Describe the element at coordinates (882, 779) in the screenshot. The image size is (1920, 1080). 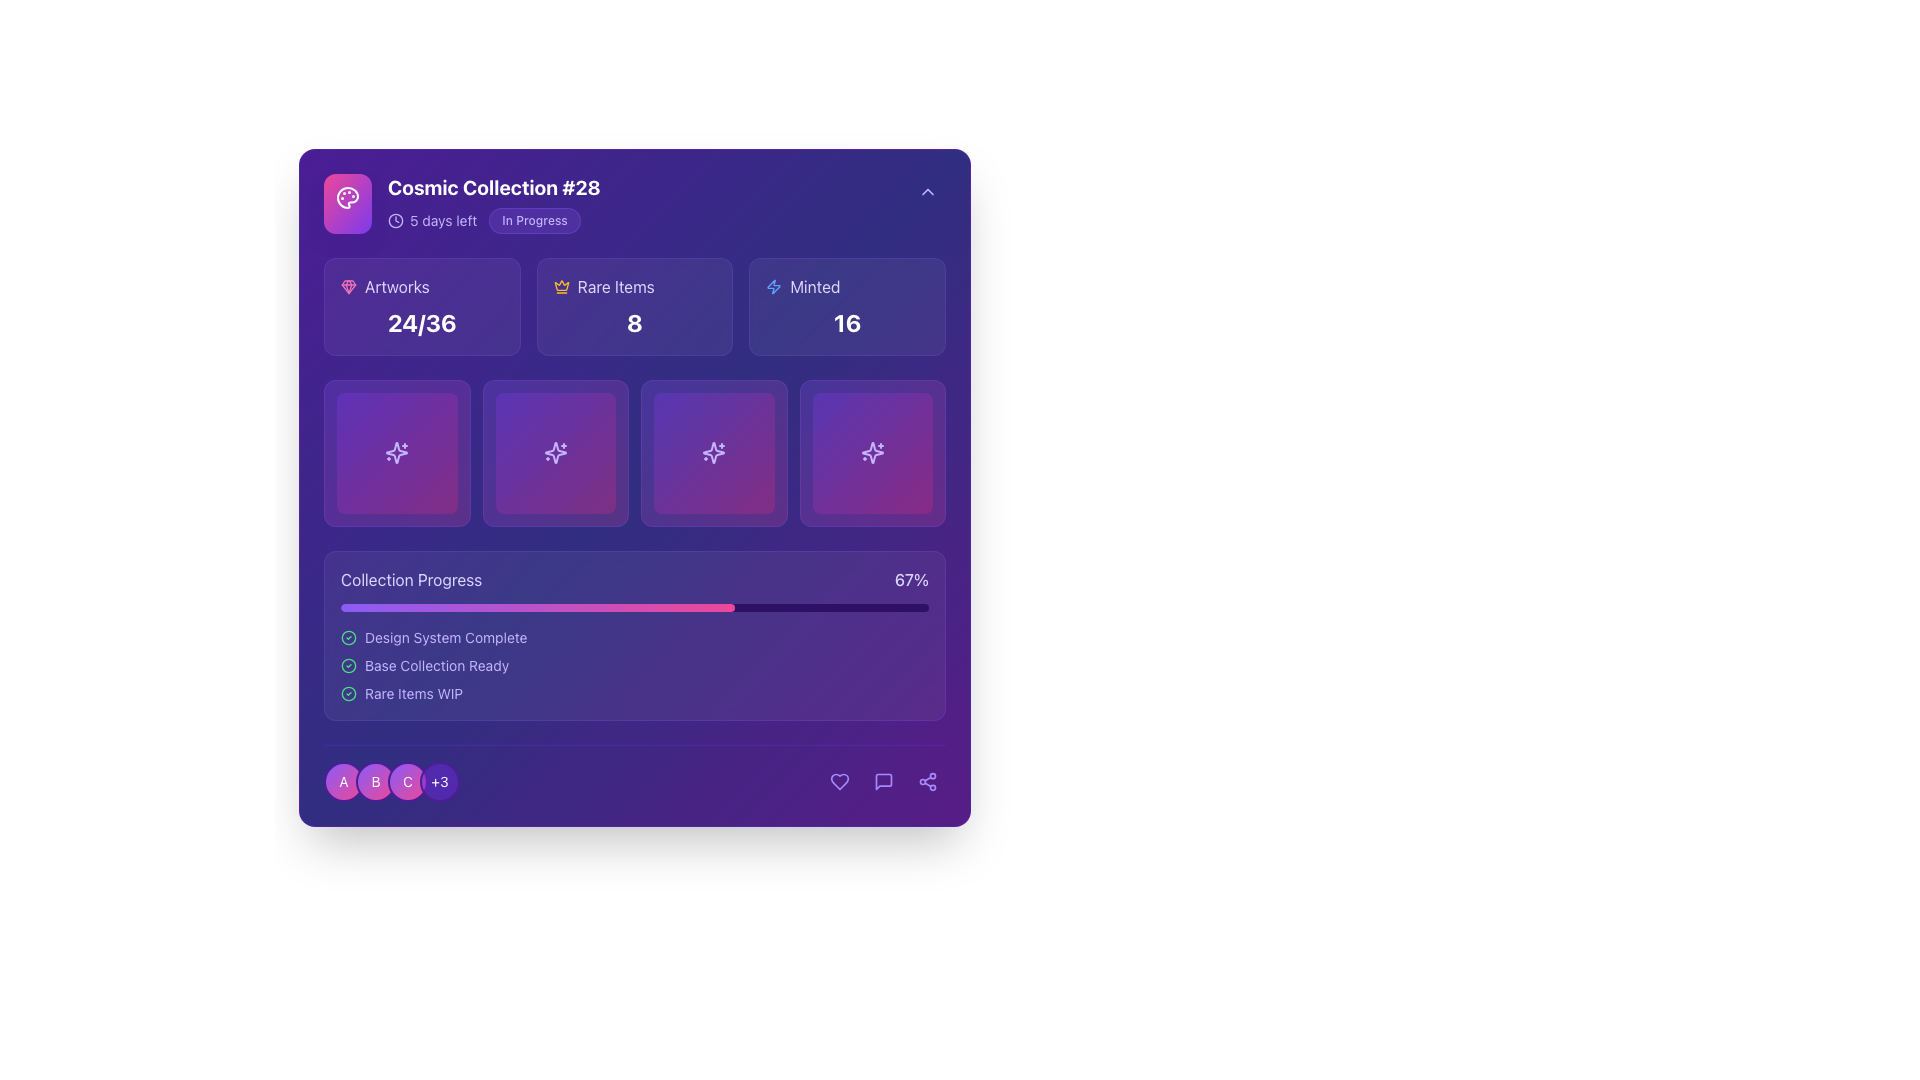
I see `the interactive comment icon located between the heart icon and the share icon` at that location.